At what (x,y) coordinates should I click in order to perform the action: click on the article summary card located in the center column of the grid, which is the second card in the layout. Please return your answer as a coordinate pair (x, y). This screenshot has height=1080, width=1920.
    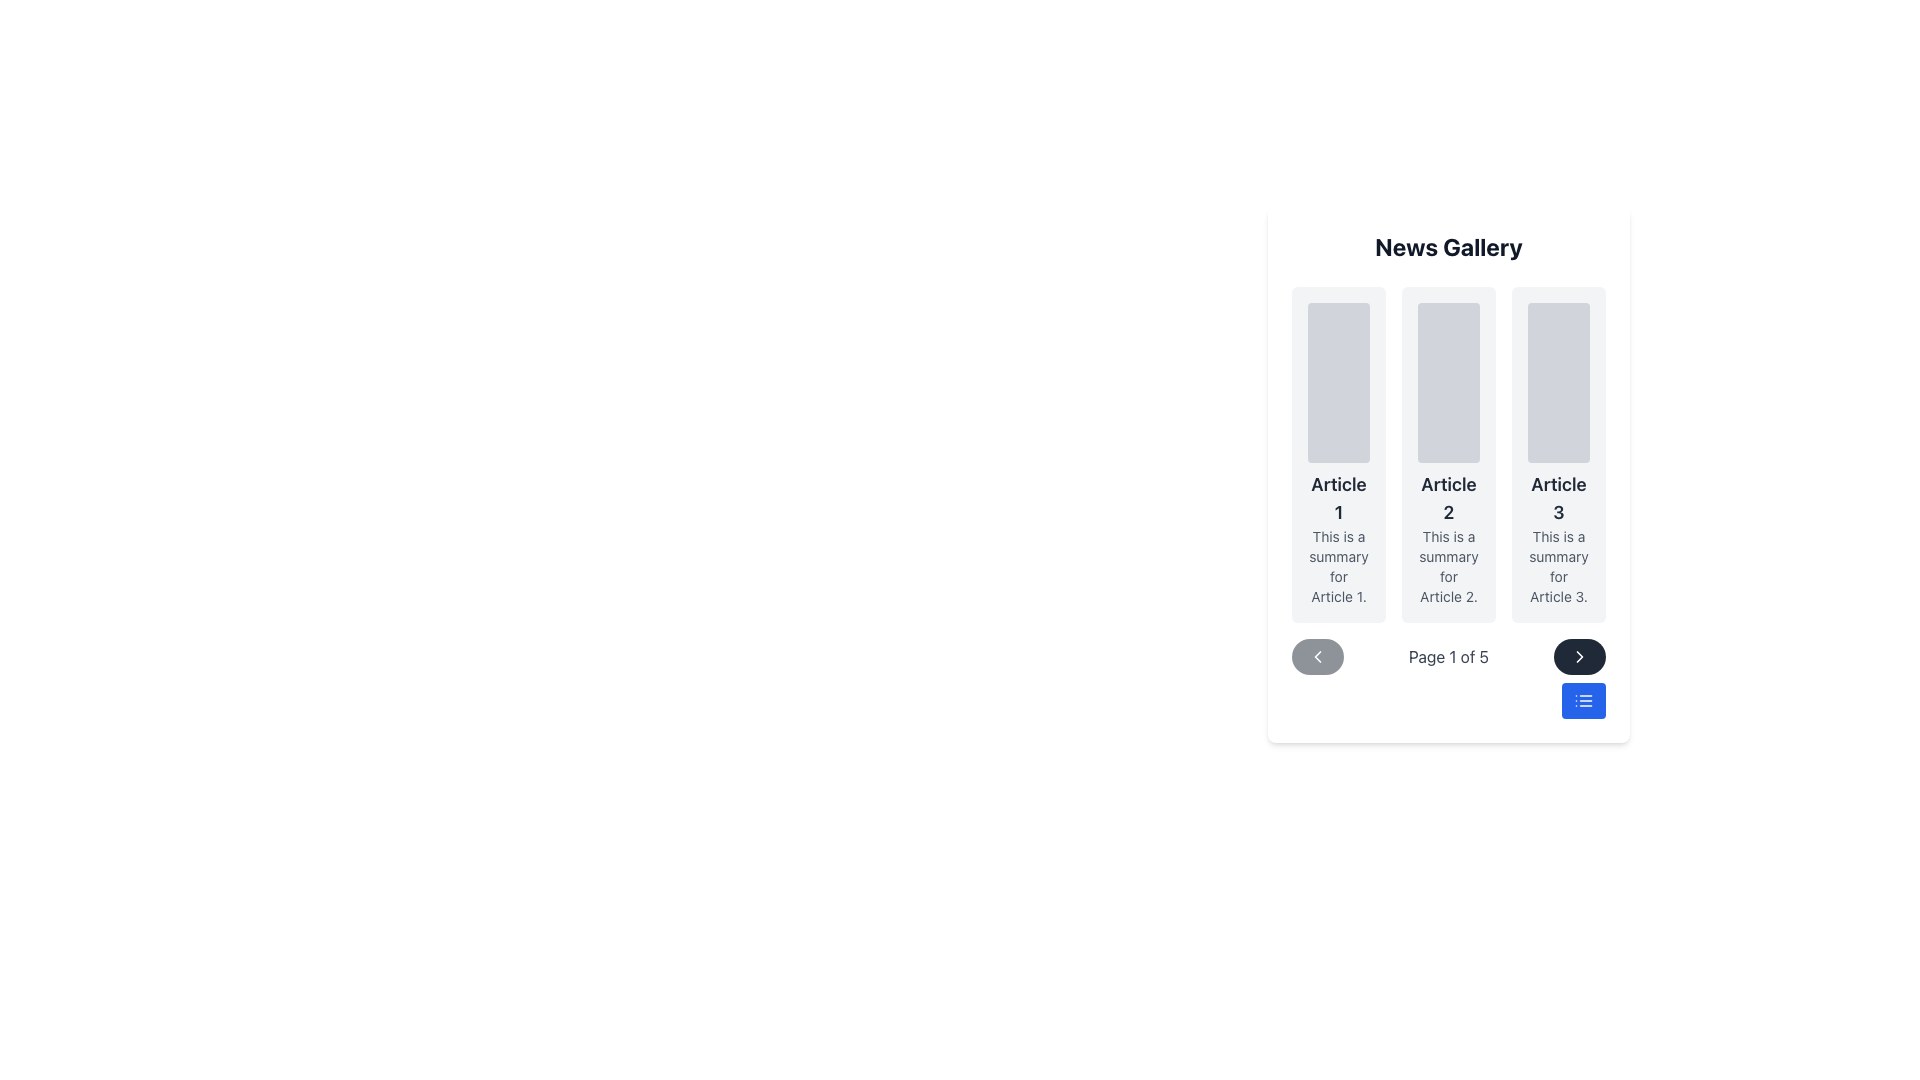
    Looking at the image, I should click on (1449, 455).